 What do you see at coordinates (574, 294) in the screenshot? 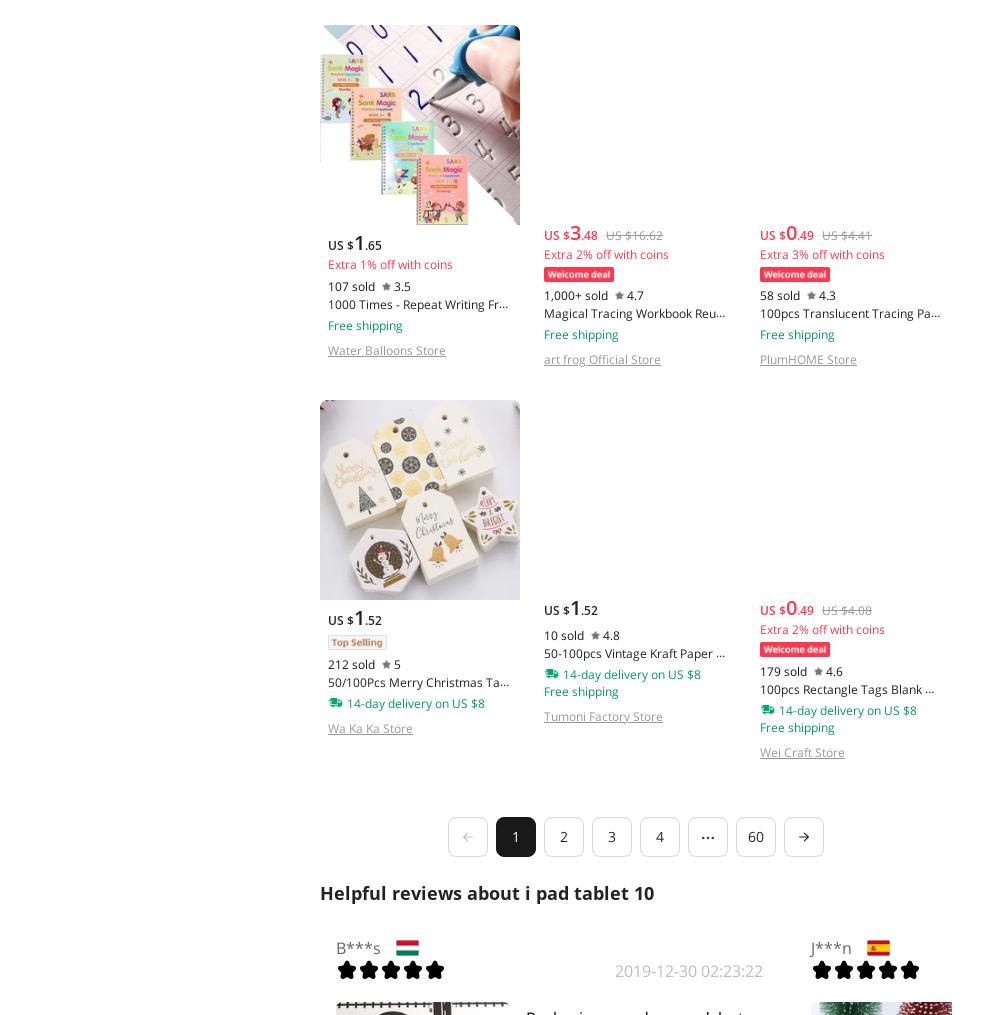
I see `'1,000+ sold'` at bounding box center [574, 294].